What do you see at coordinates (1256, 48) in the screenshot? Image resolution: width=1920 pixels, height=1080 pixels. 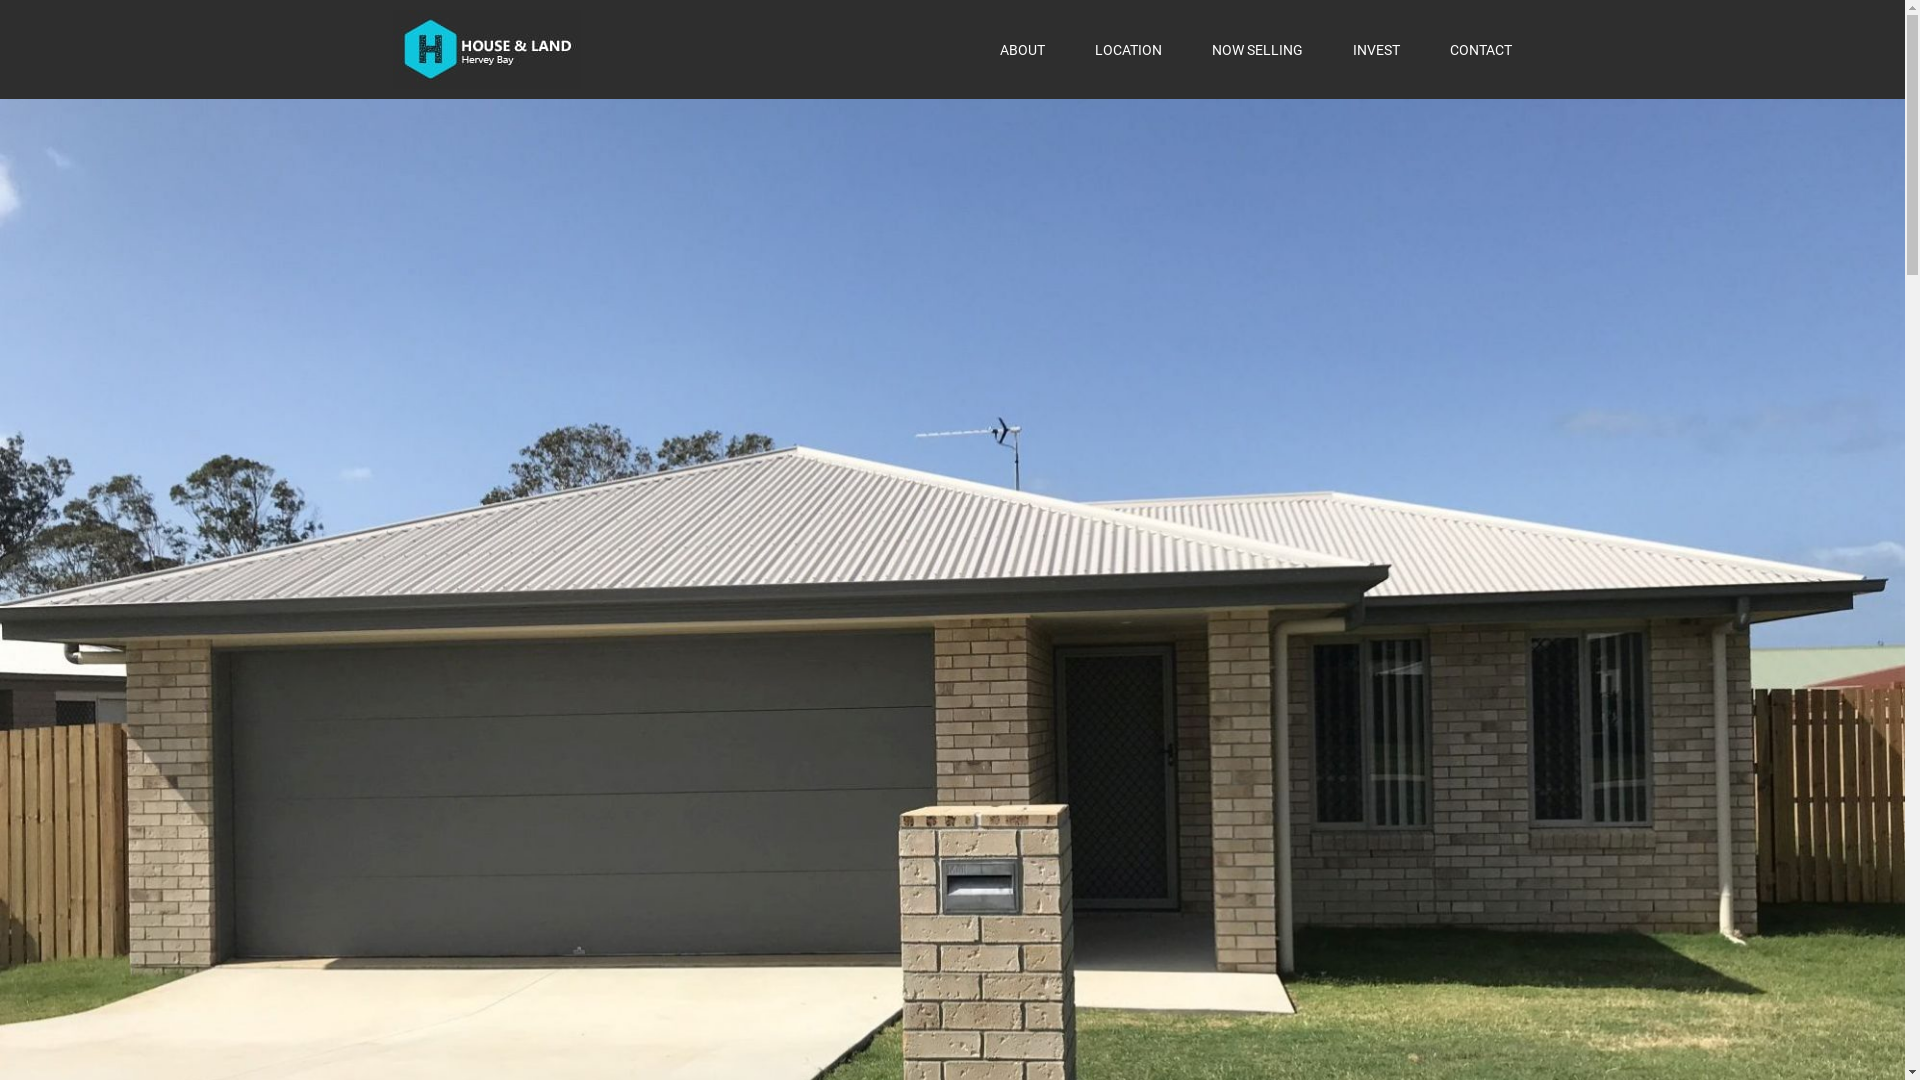 I see `'NOW SELLING'` at bounding box center [1256, 48].